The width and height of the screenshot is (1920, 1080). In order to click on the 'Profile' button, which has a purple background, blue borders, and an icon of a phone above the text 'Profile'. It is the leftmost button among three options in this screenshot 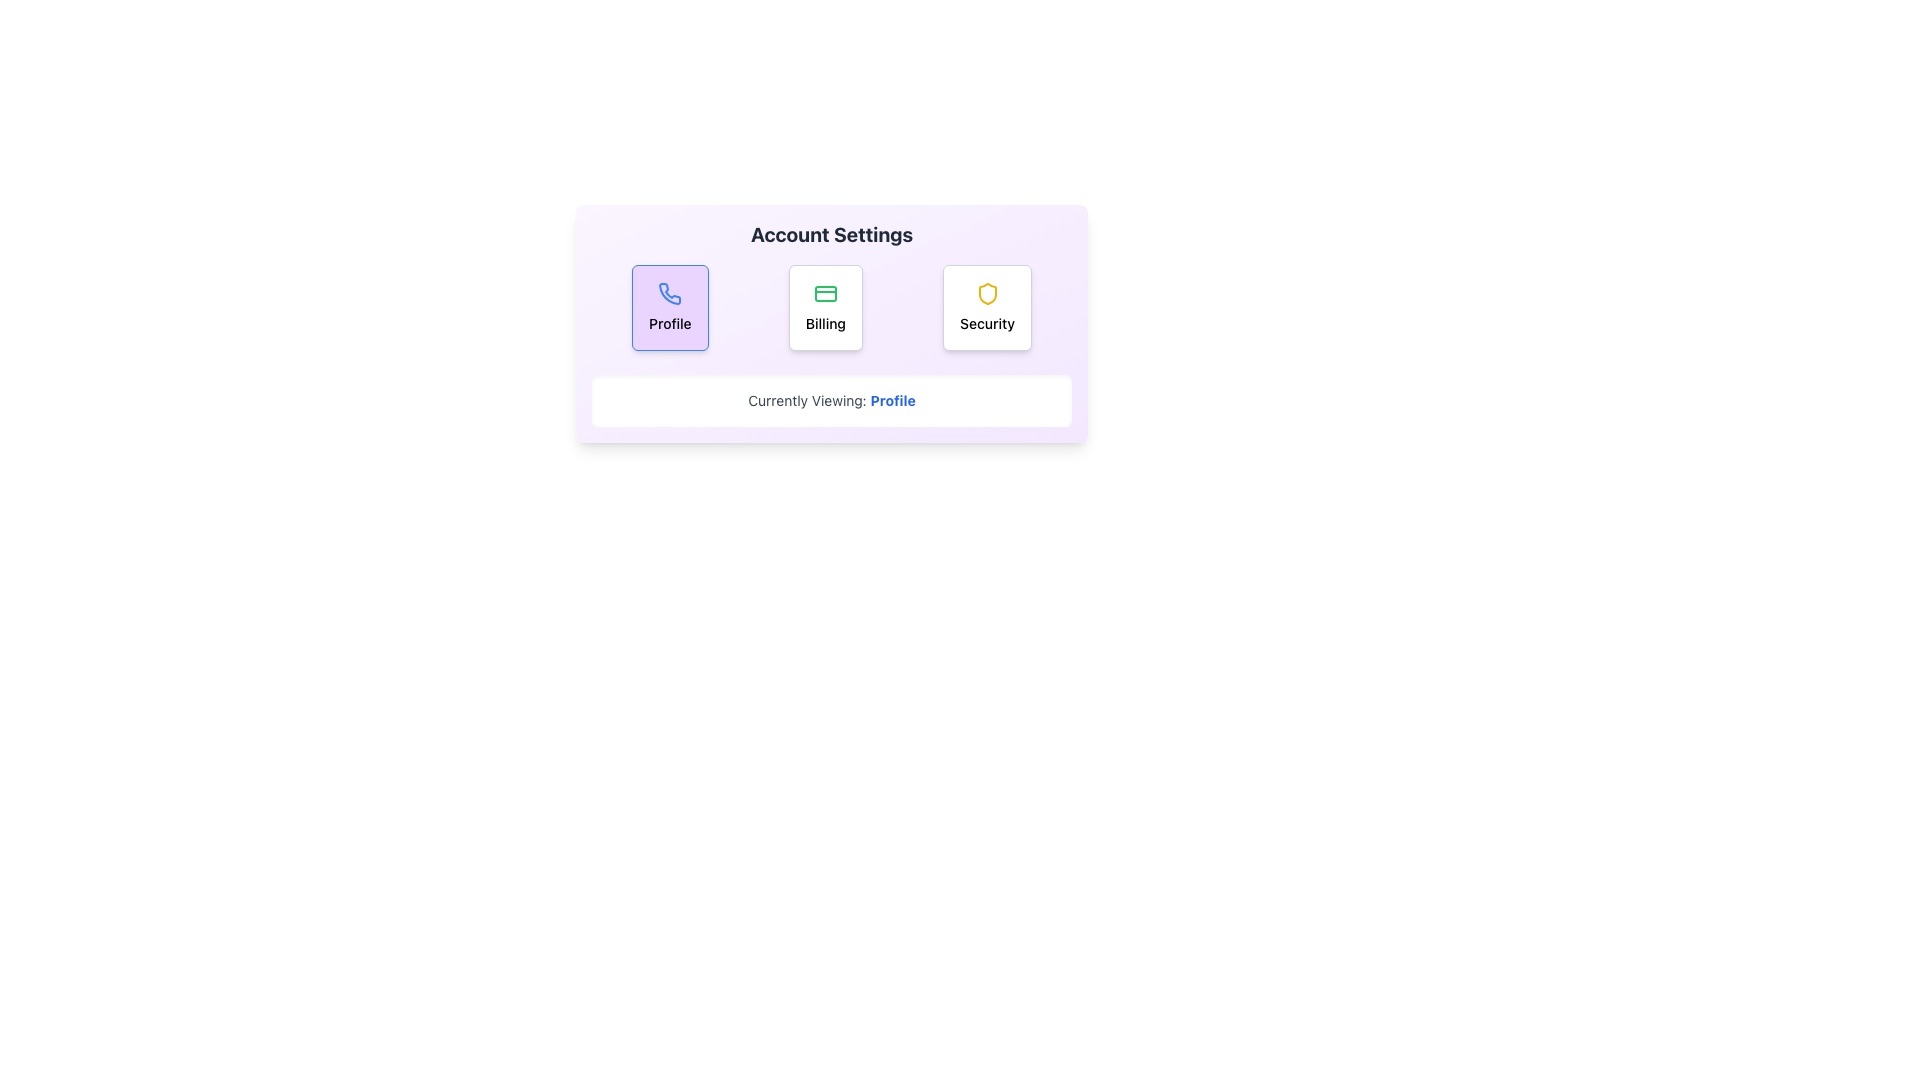, I will do `click(670, 308)`.